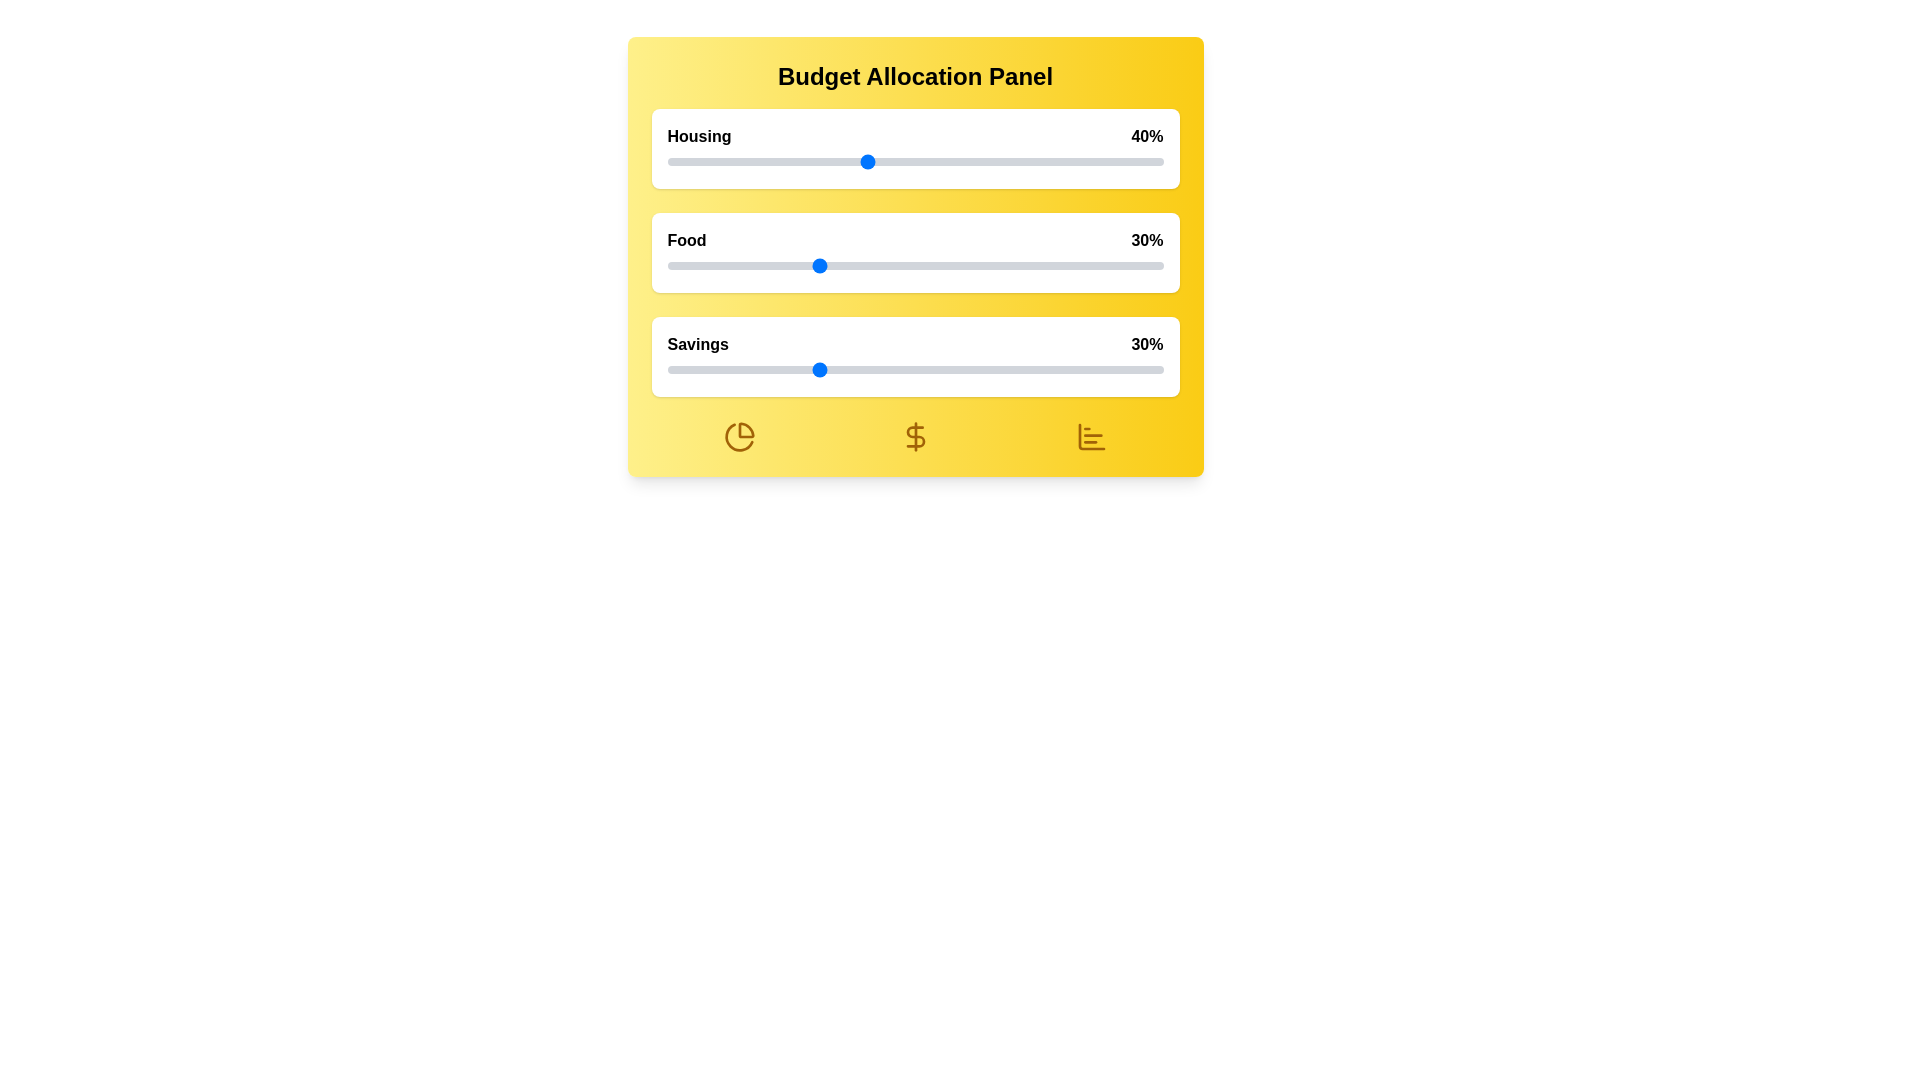 The image size is (1920, 1080). What do you see at coordinates (914, 239) in the screenshot?
I see `the text label displaying 'Food' with a percentage of '30%' in the Budget Allocation Panel, located between the Housing label and a range slider` at bounding box center [914, 239].